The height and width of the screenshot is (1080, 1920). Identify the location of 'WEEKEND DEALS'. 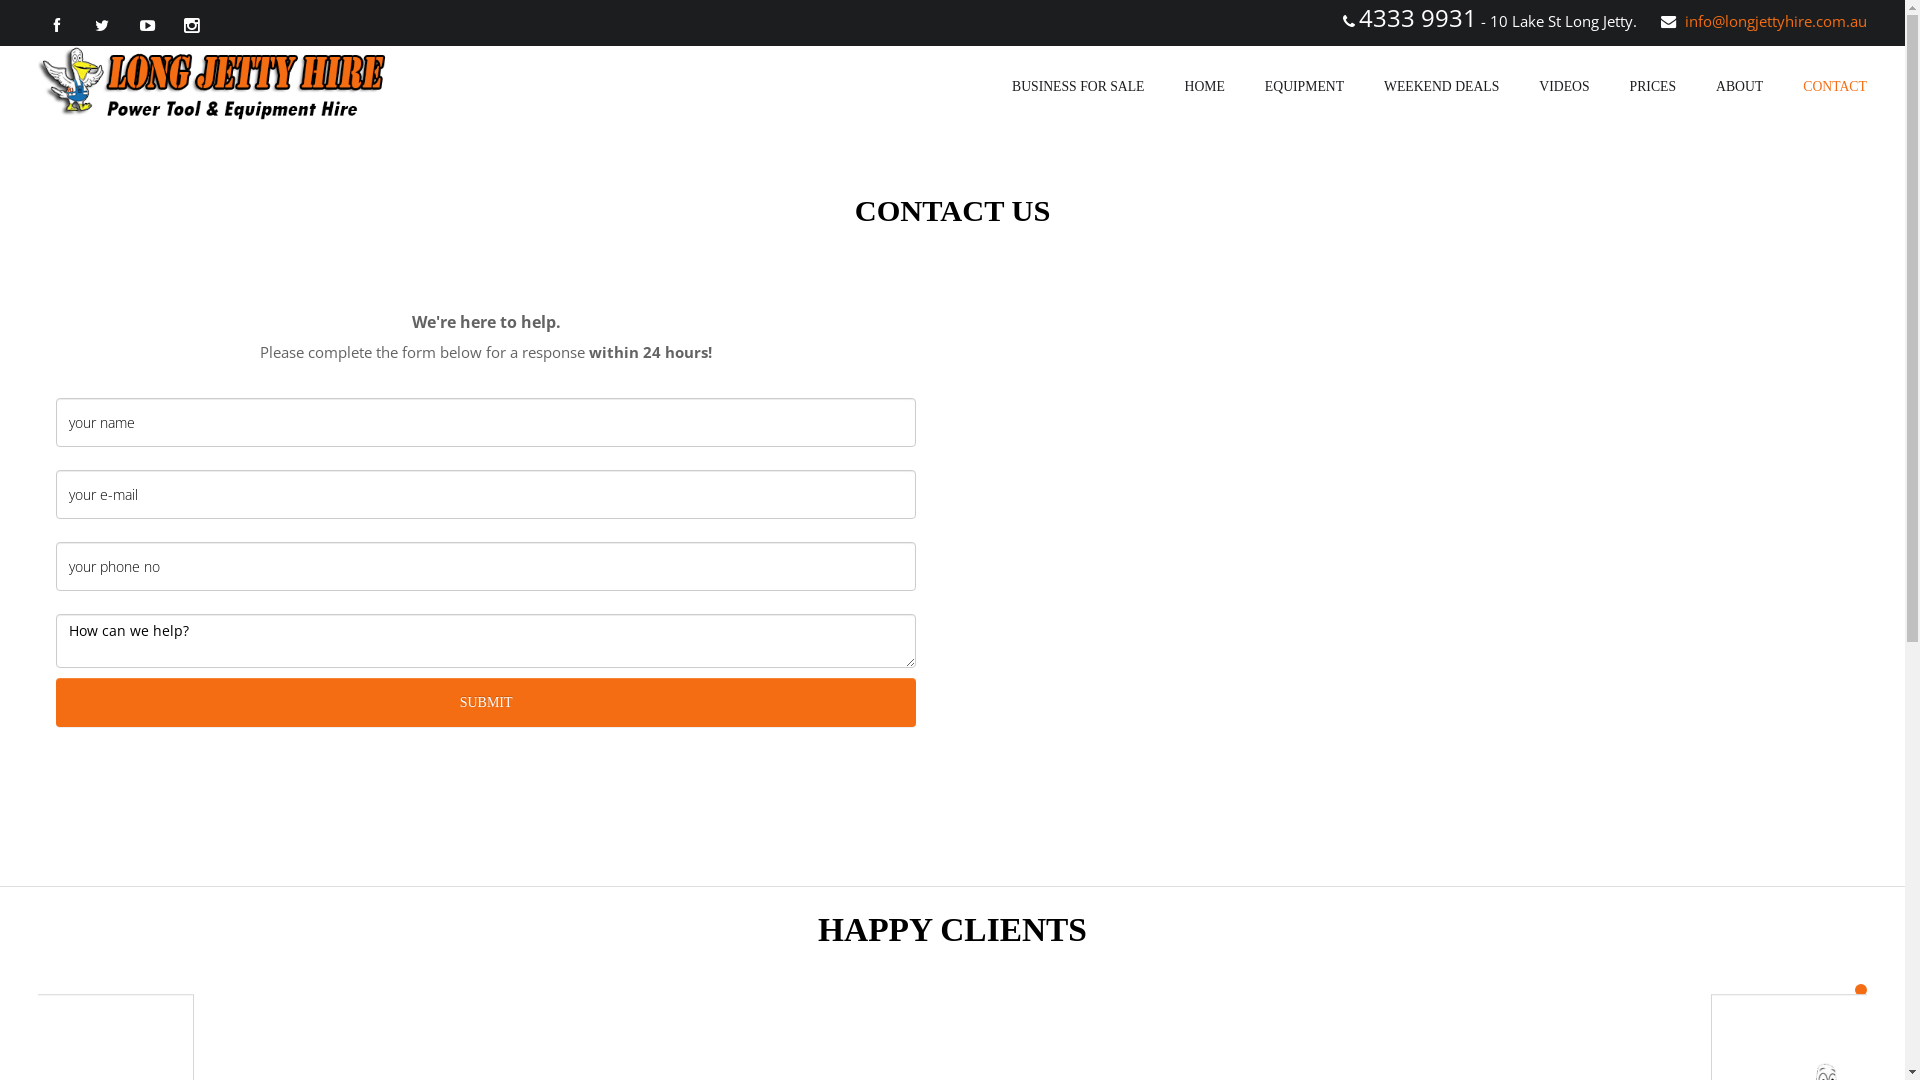
(1441, 85).